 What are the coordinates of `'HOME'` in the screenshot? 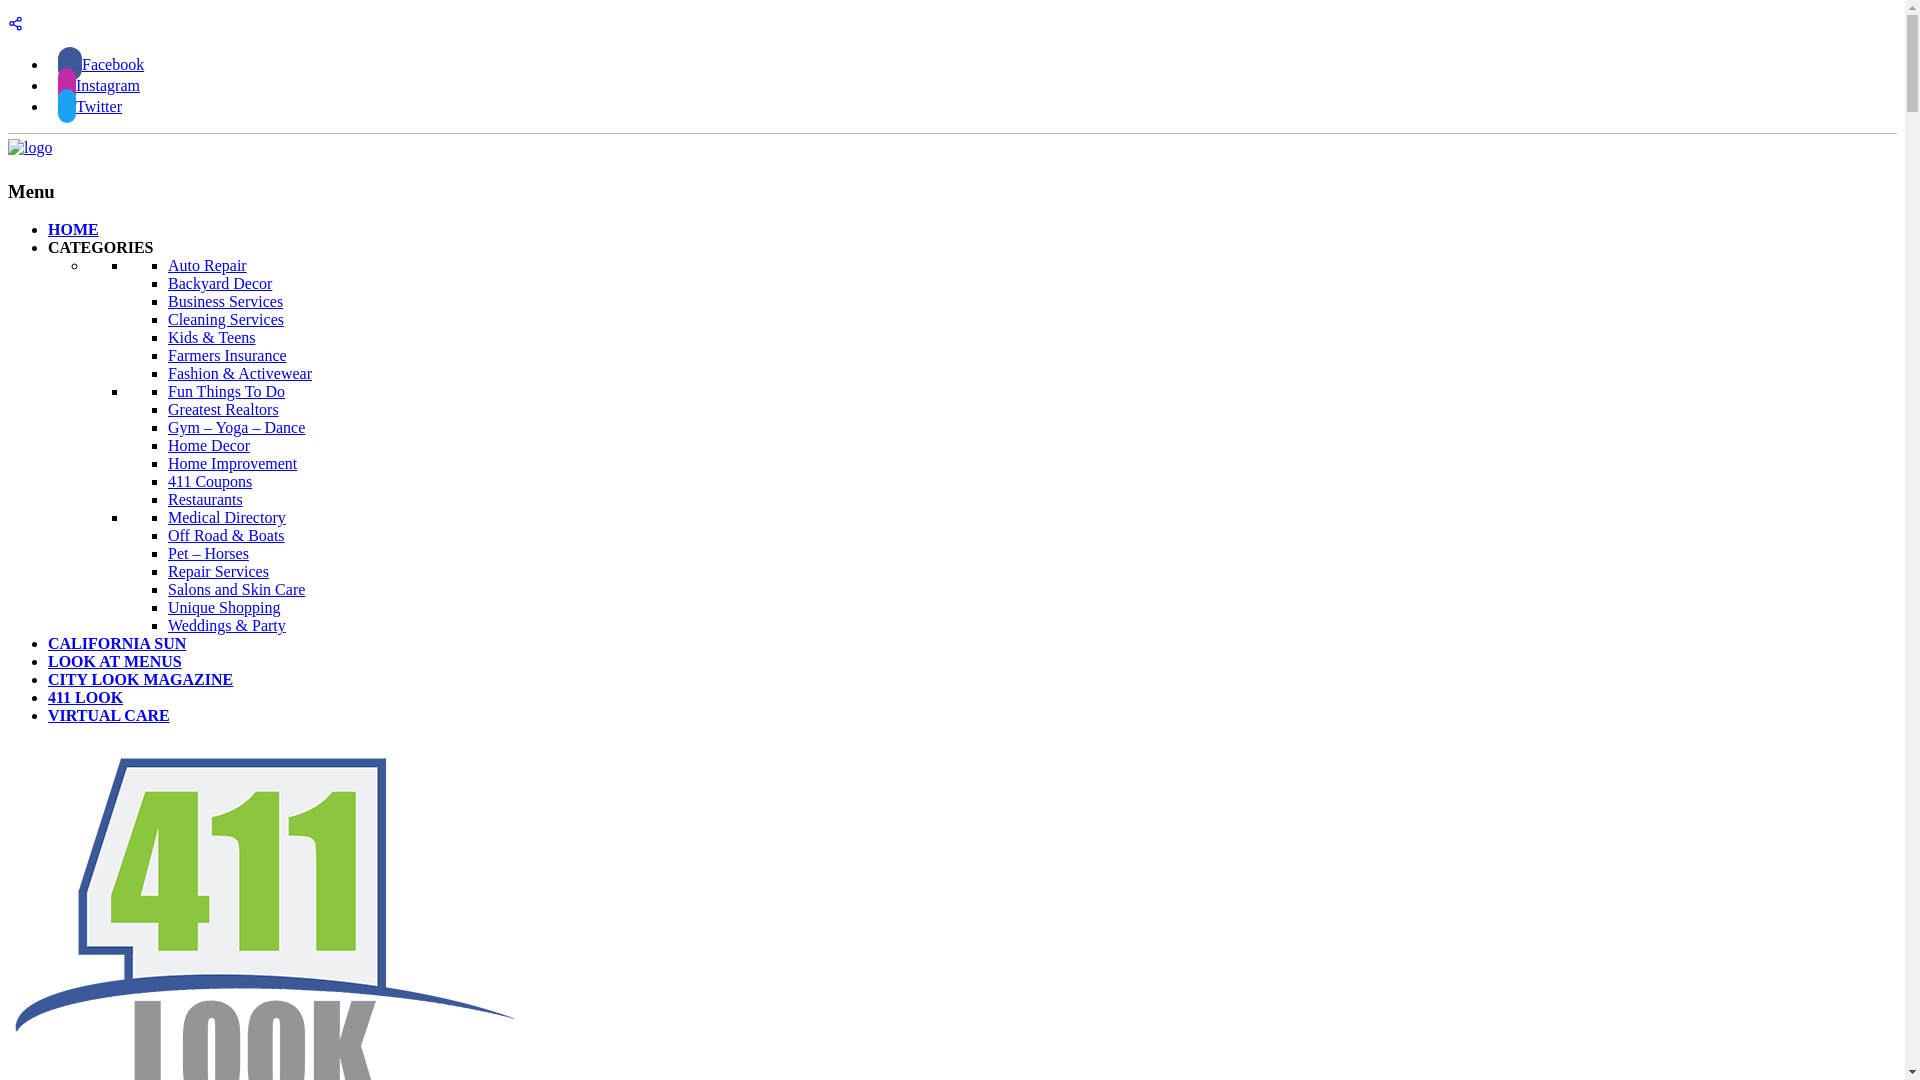 It's located at (73, 228).